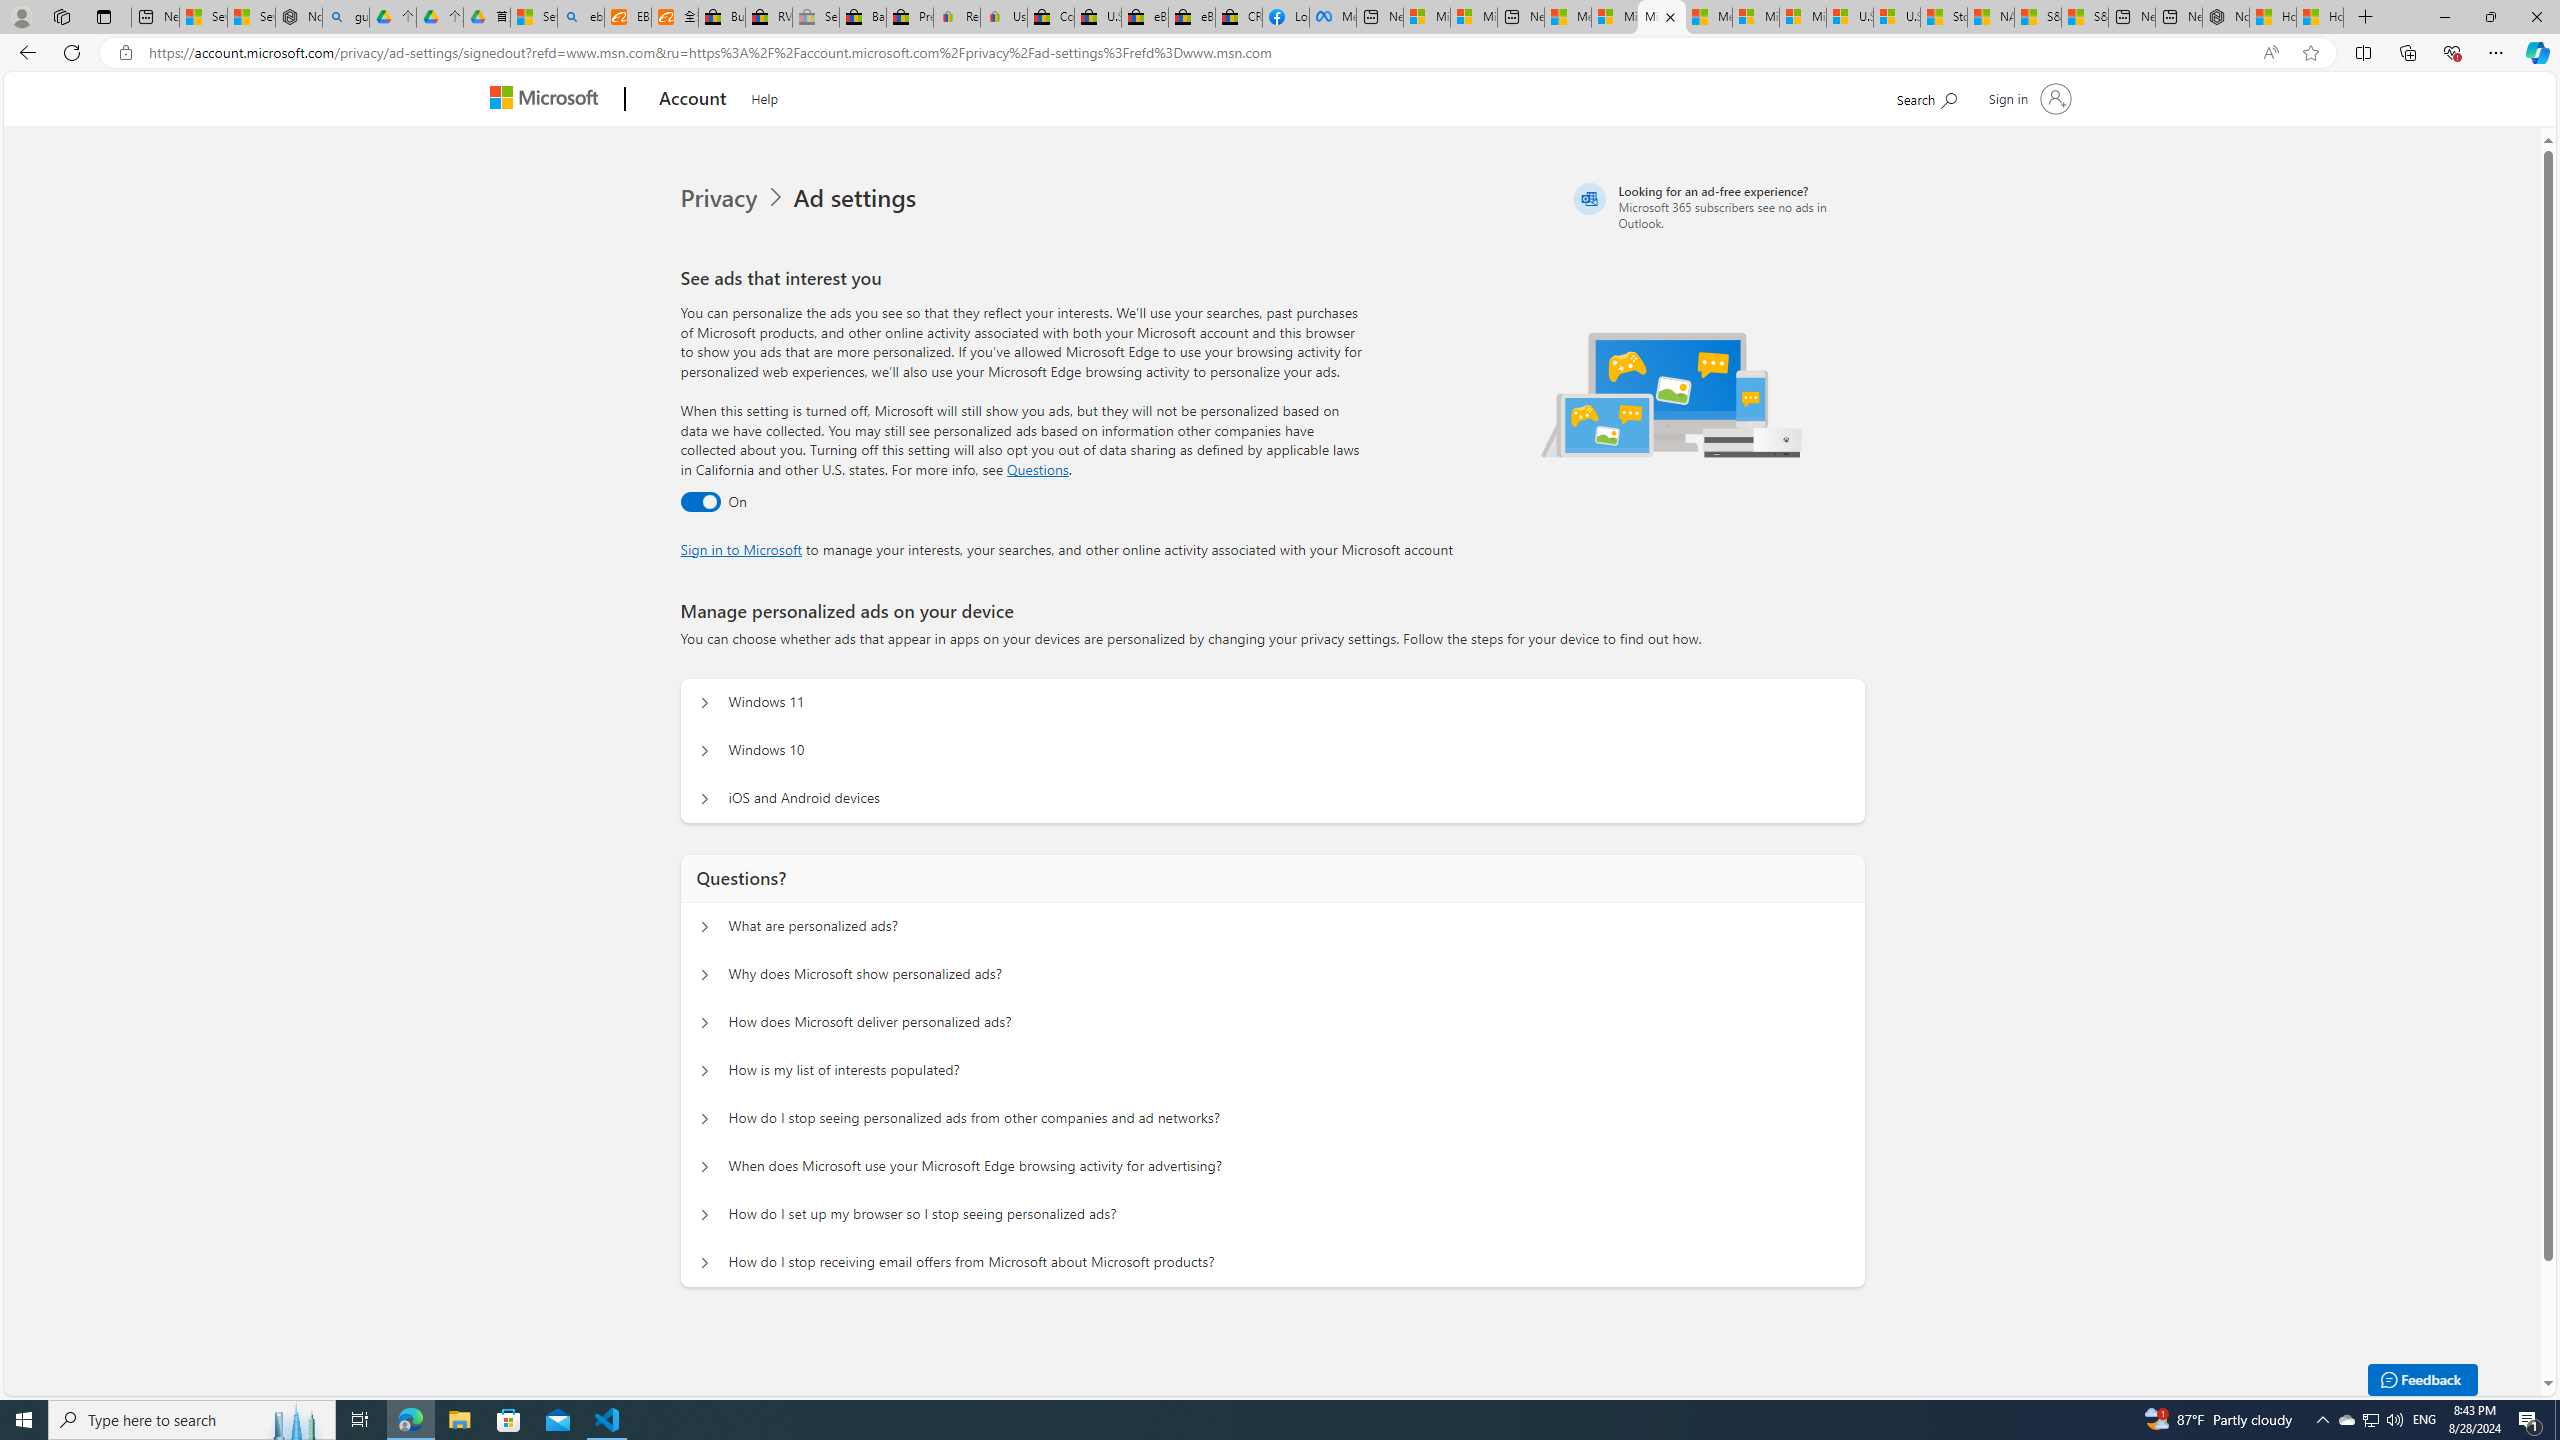 This screenshot has width=2560, height=1440. What do you see at coordinates (705, 926) in the screenshot?
I see `'Questions? What are personalized ads?'` at bounding box center [705, 926].